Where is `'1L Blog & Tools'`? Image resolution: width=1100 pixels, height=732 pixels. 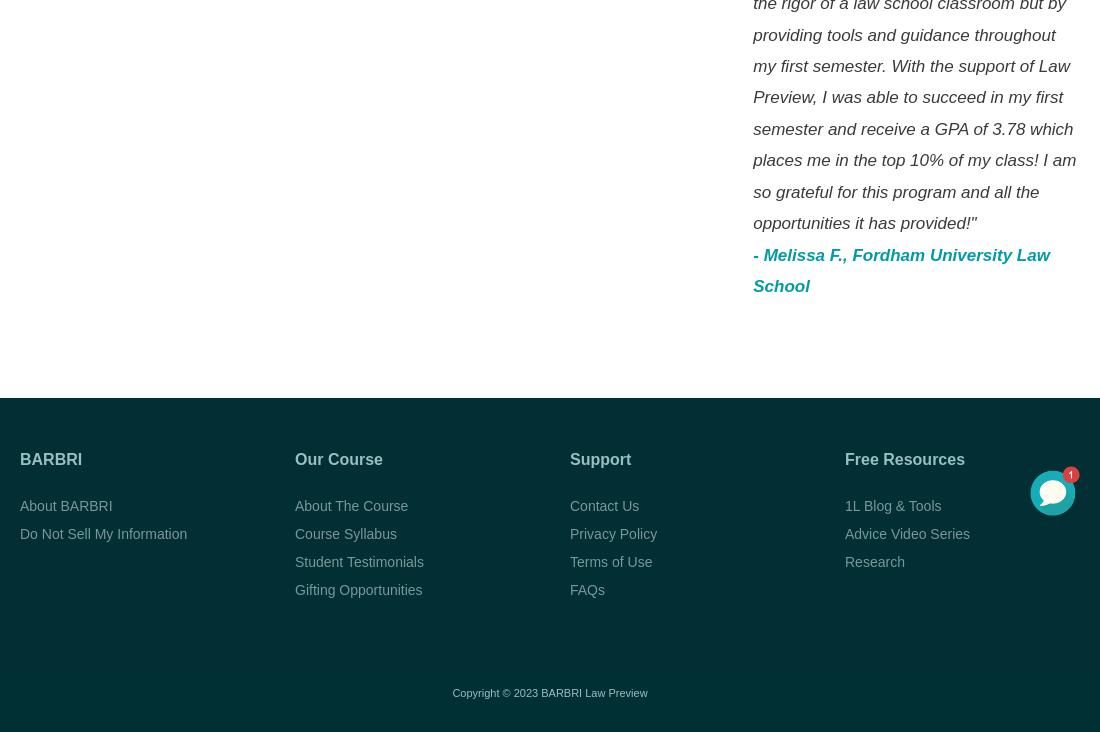 '1L Blog & Tools' is located at coordinates (891, 505).